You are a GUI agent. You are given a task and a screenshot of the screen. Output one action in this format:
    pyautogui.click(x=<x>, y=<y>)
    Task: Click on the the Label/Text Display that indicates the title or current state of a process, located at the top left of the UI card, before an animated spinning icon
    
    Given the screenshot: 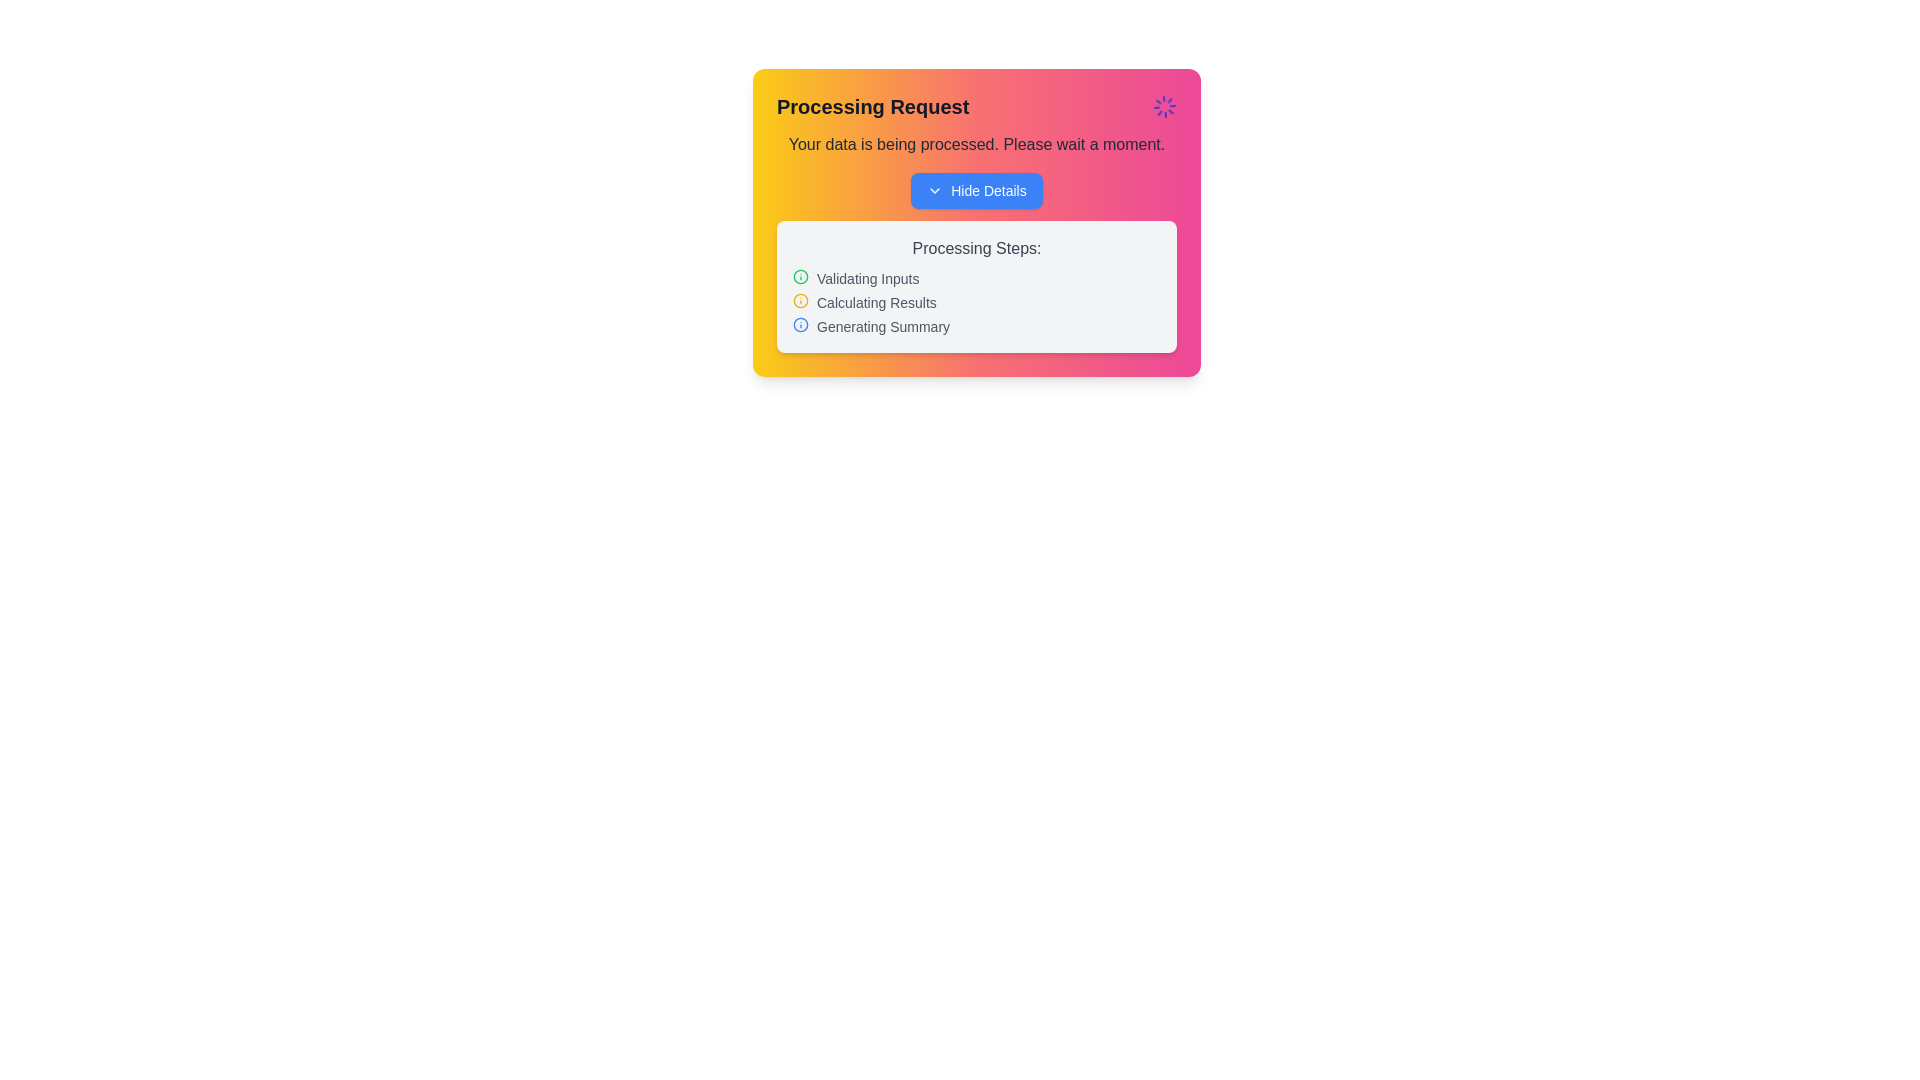 What is the action you would take?
    pyautogui.click(x=873, y=107)
    